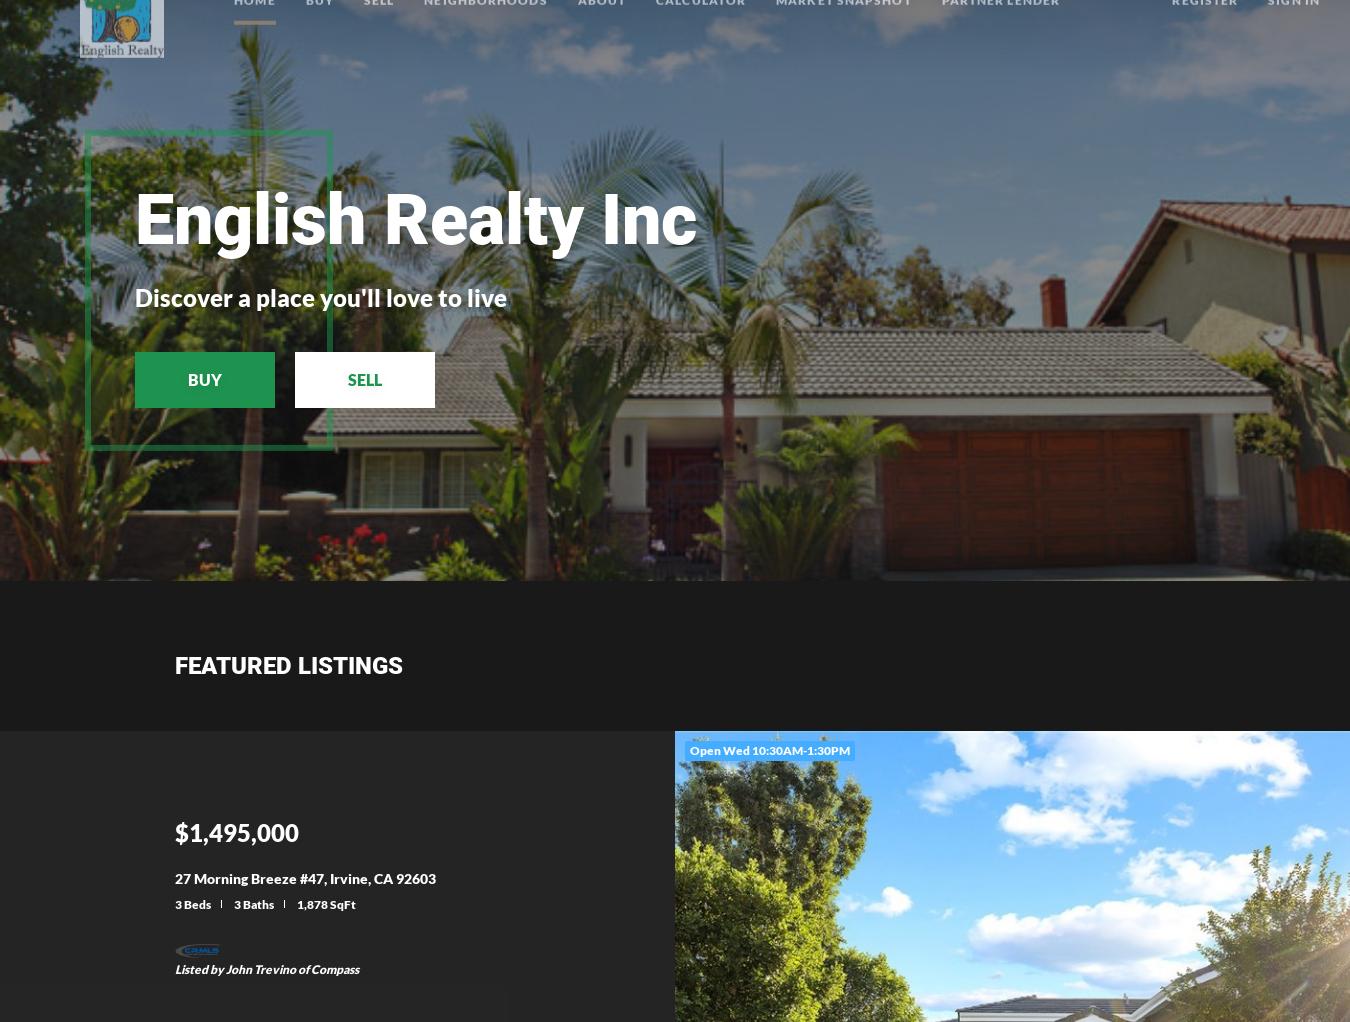 The image size is (1350, 1022). I want to click on 'Listed by John Trevino of Compass', so click(266, 967).